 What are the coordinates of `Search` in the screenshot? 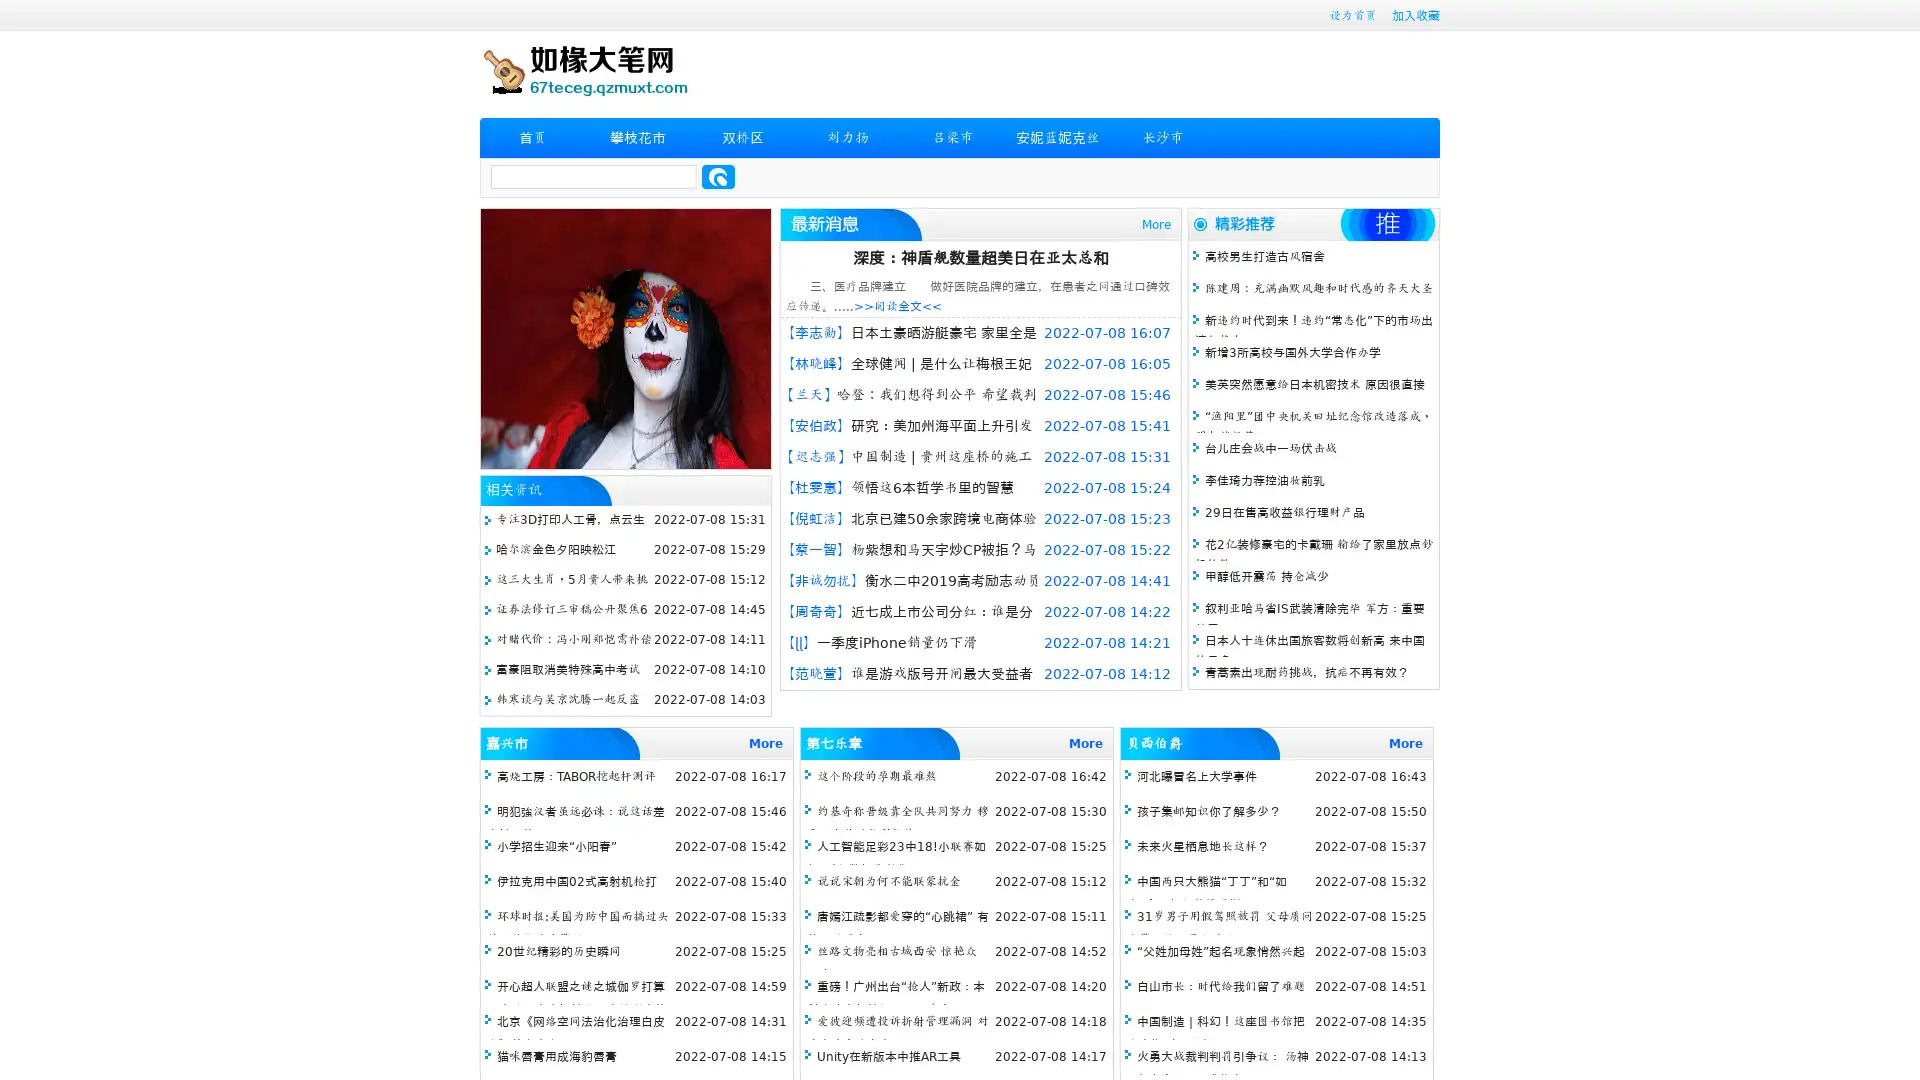 It's located at (718, 176).